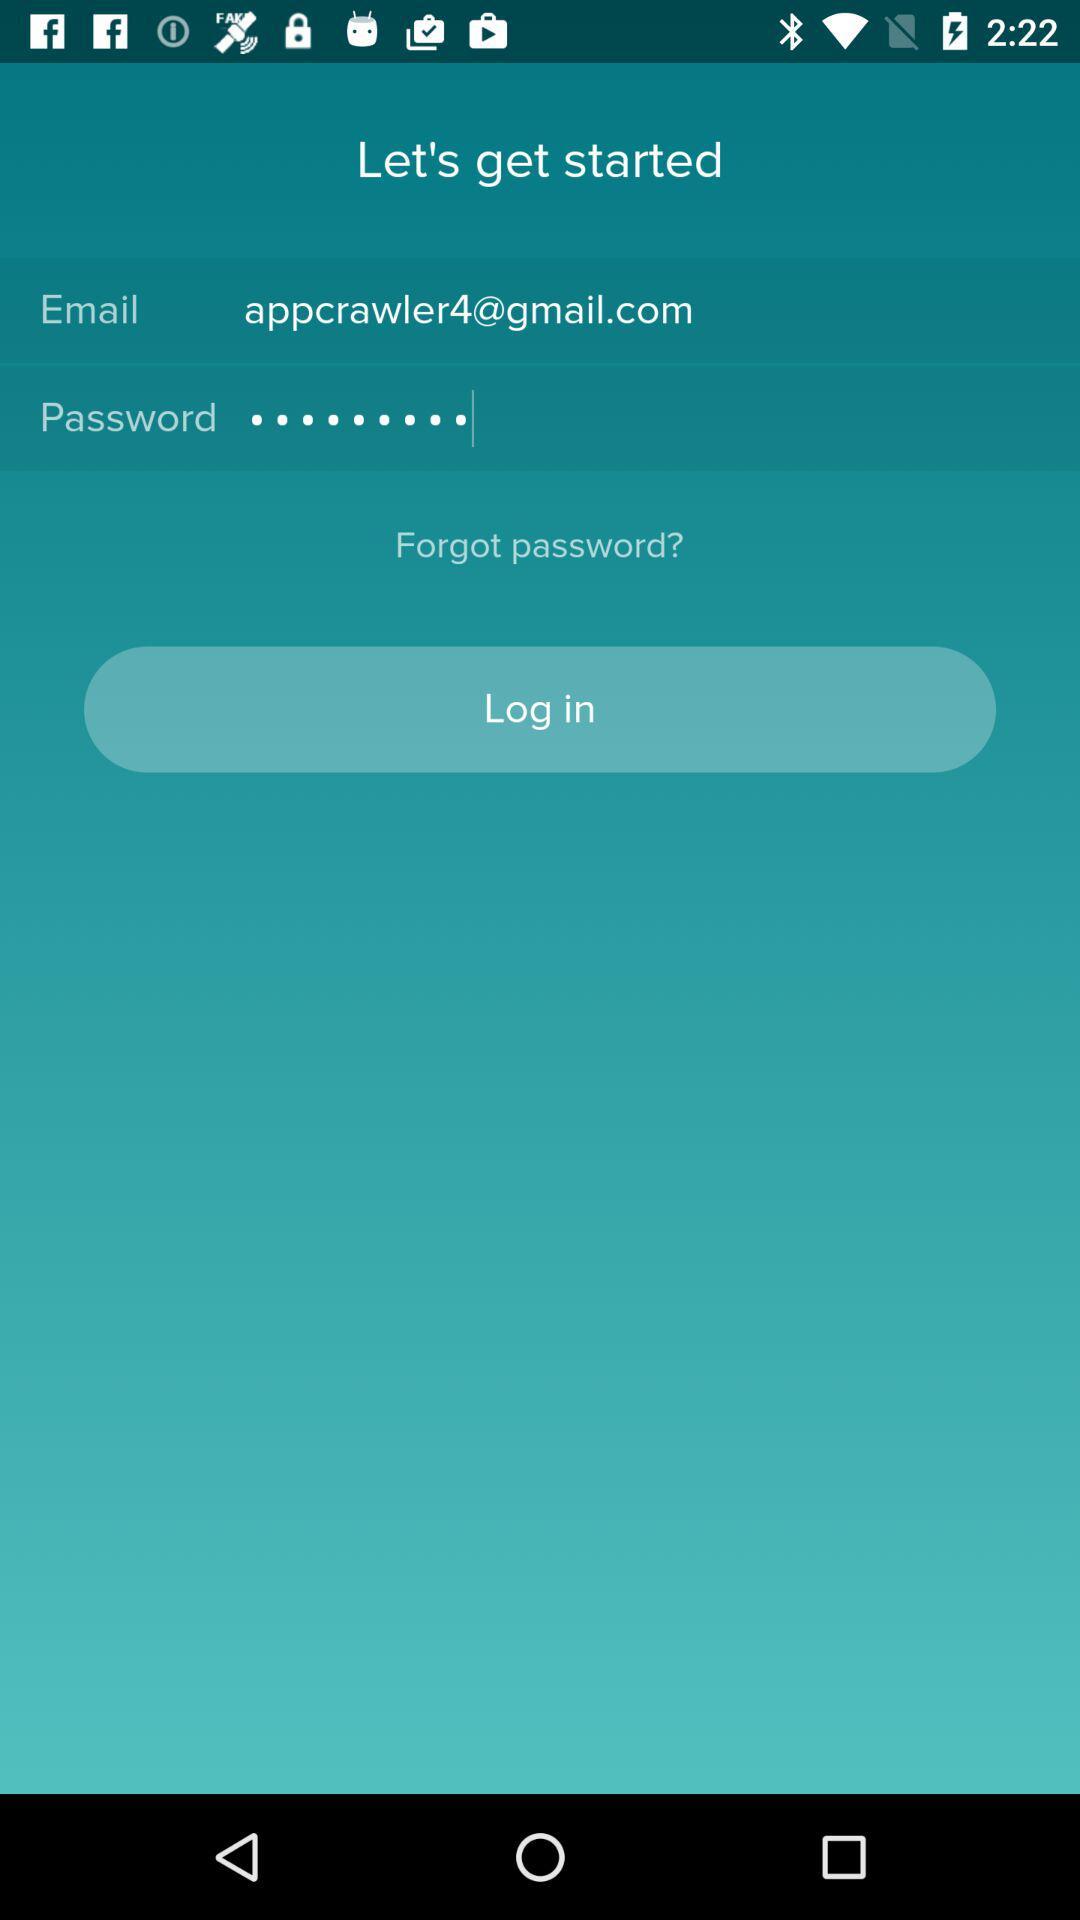 The height and width of the screenshot is (1920, 1080). What do you see at coordinates (641, 309) in the screenshot?
I see `the appcrawler4@gmail.com icon` at bounding box center [641, 309].